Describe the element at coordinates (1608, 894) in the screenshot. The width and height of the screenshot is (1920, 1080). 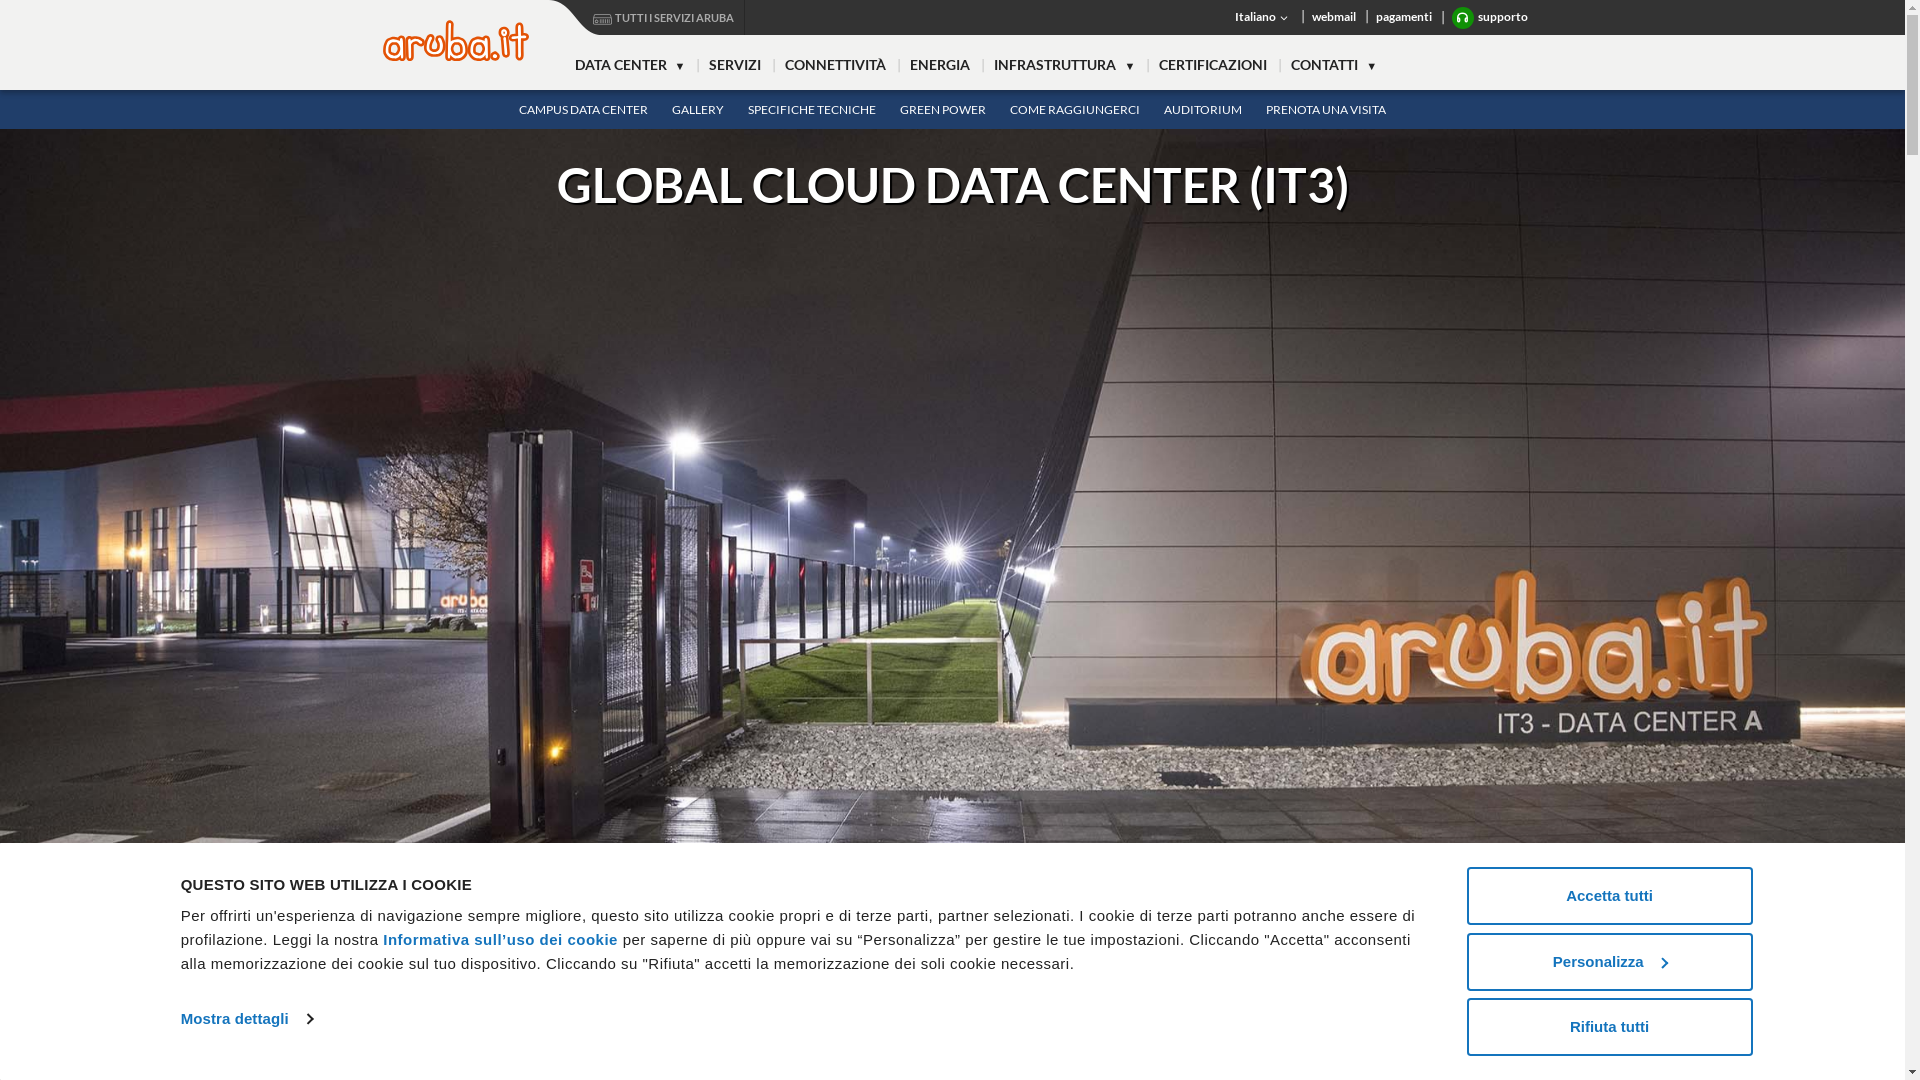
I see `'Accetta tutti'` at that location.